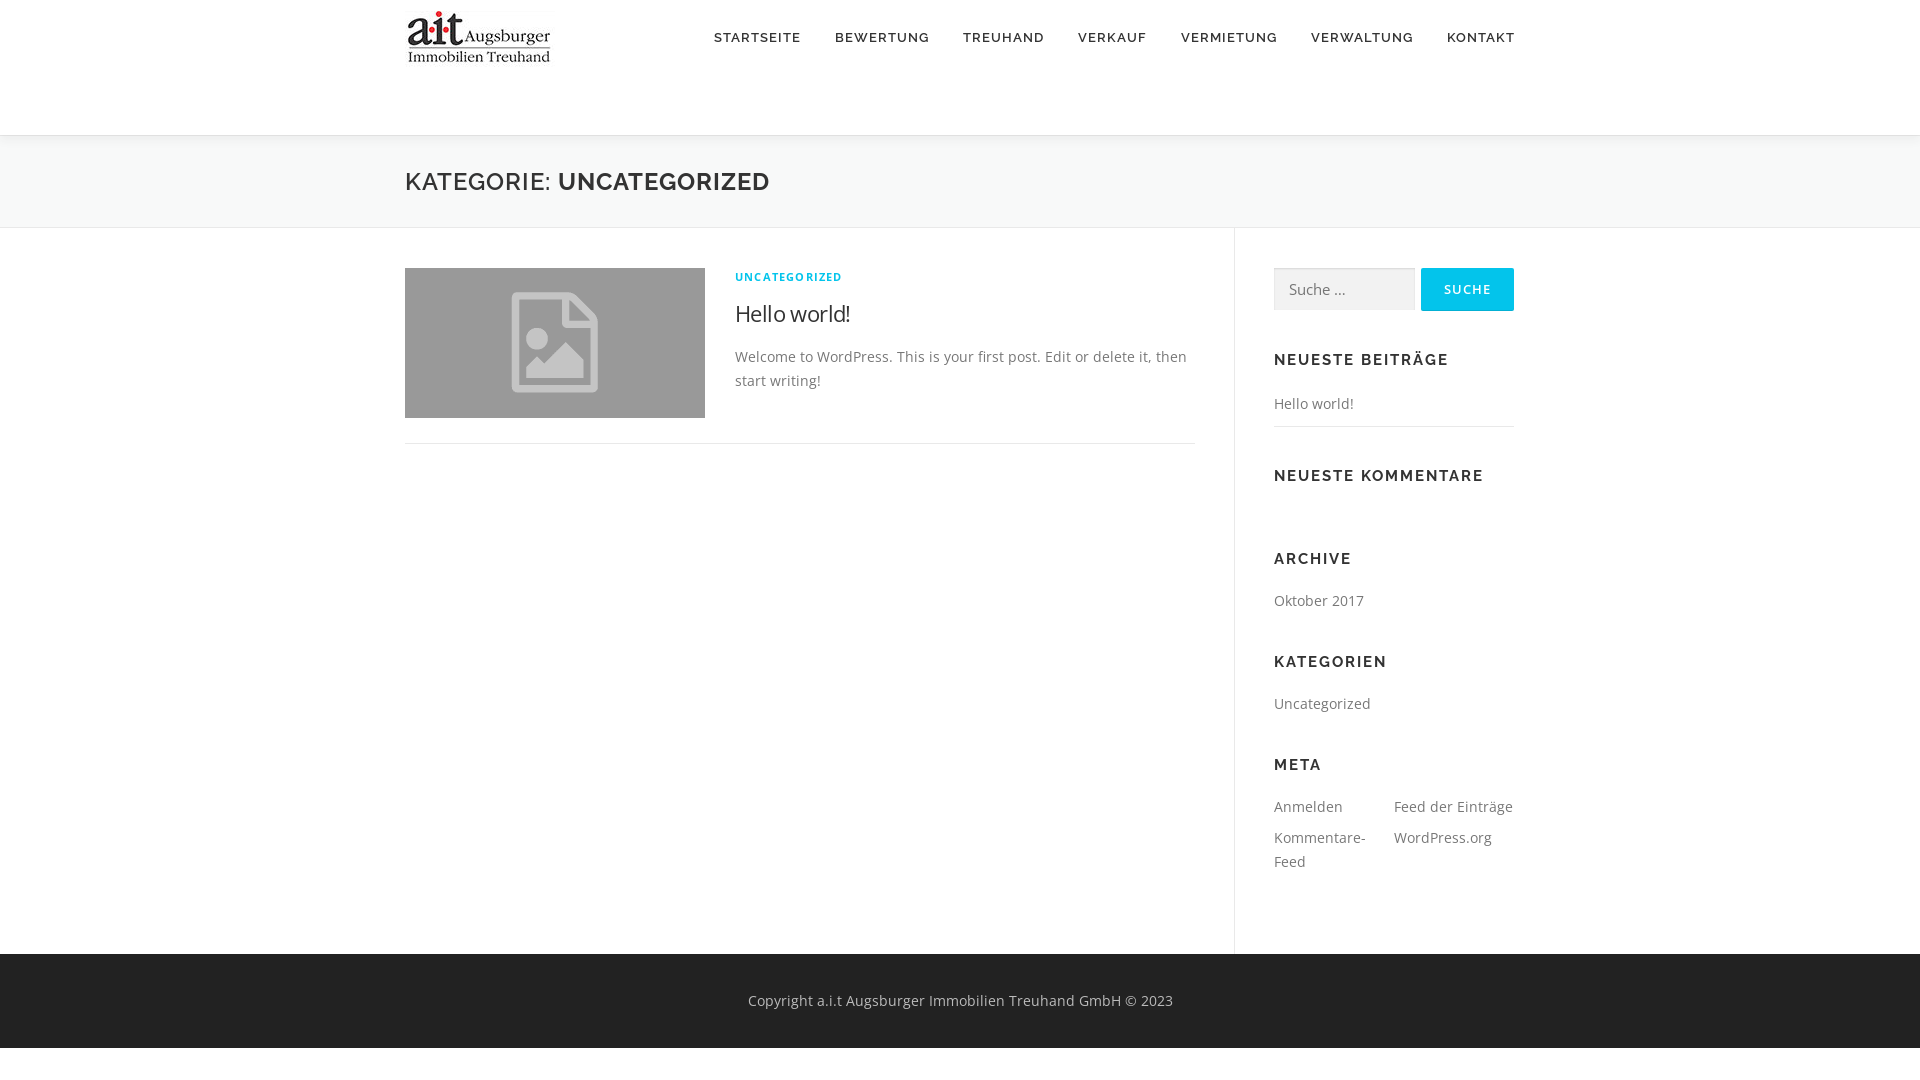 The width and height of the screenshot is (1920, 1080). What do you see at coordinates (1314, 403) in the screenshot?
I see `'Hello world!'` at bounding box center [1314, 403].